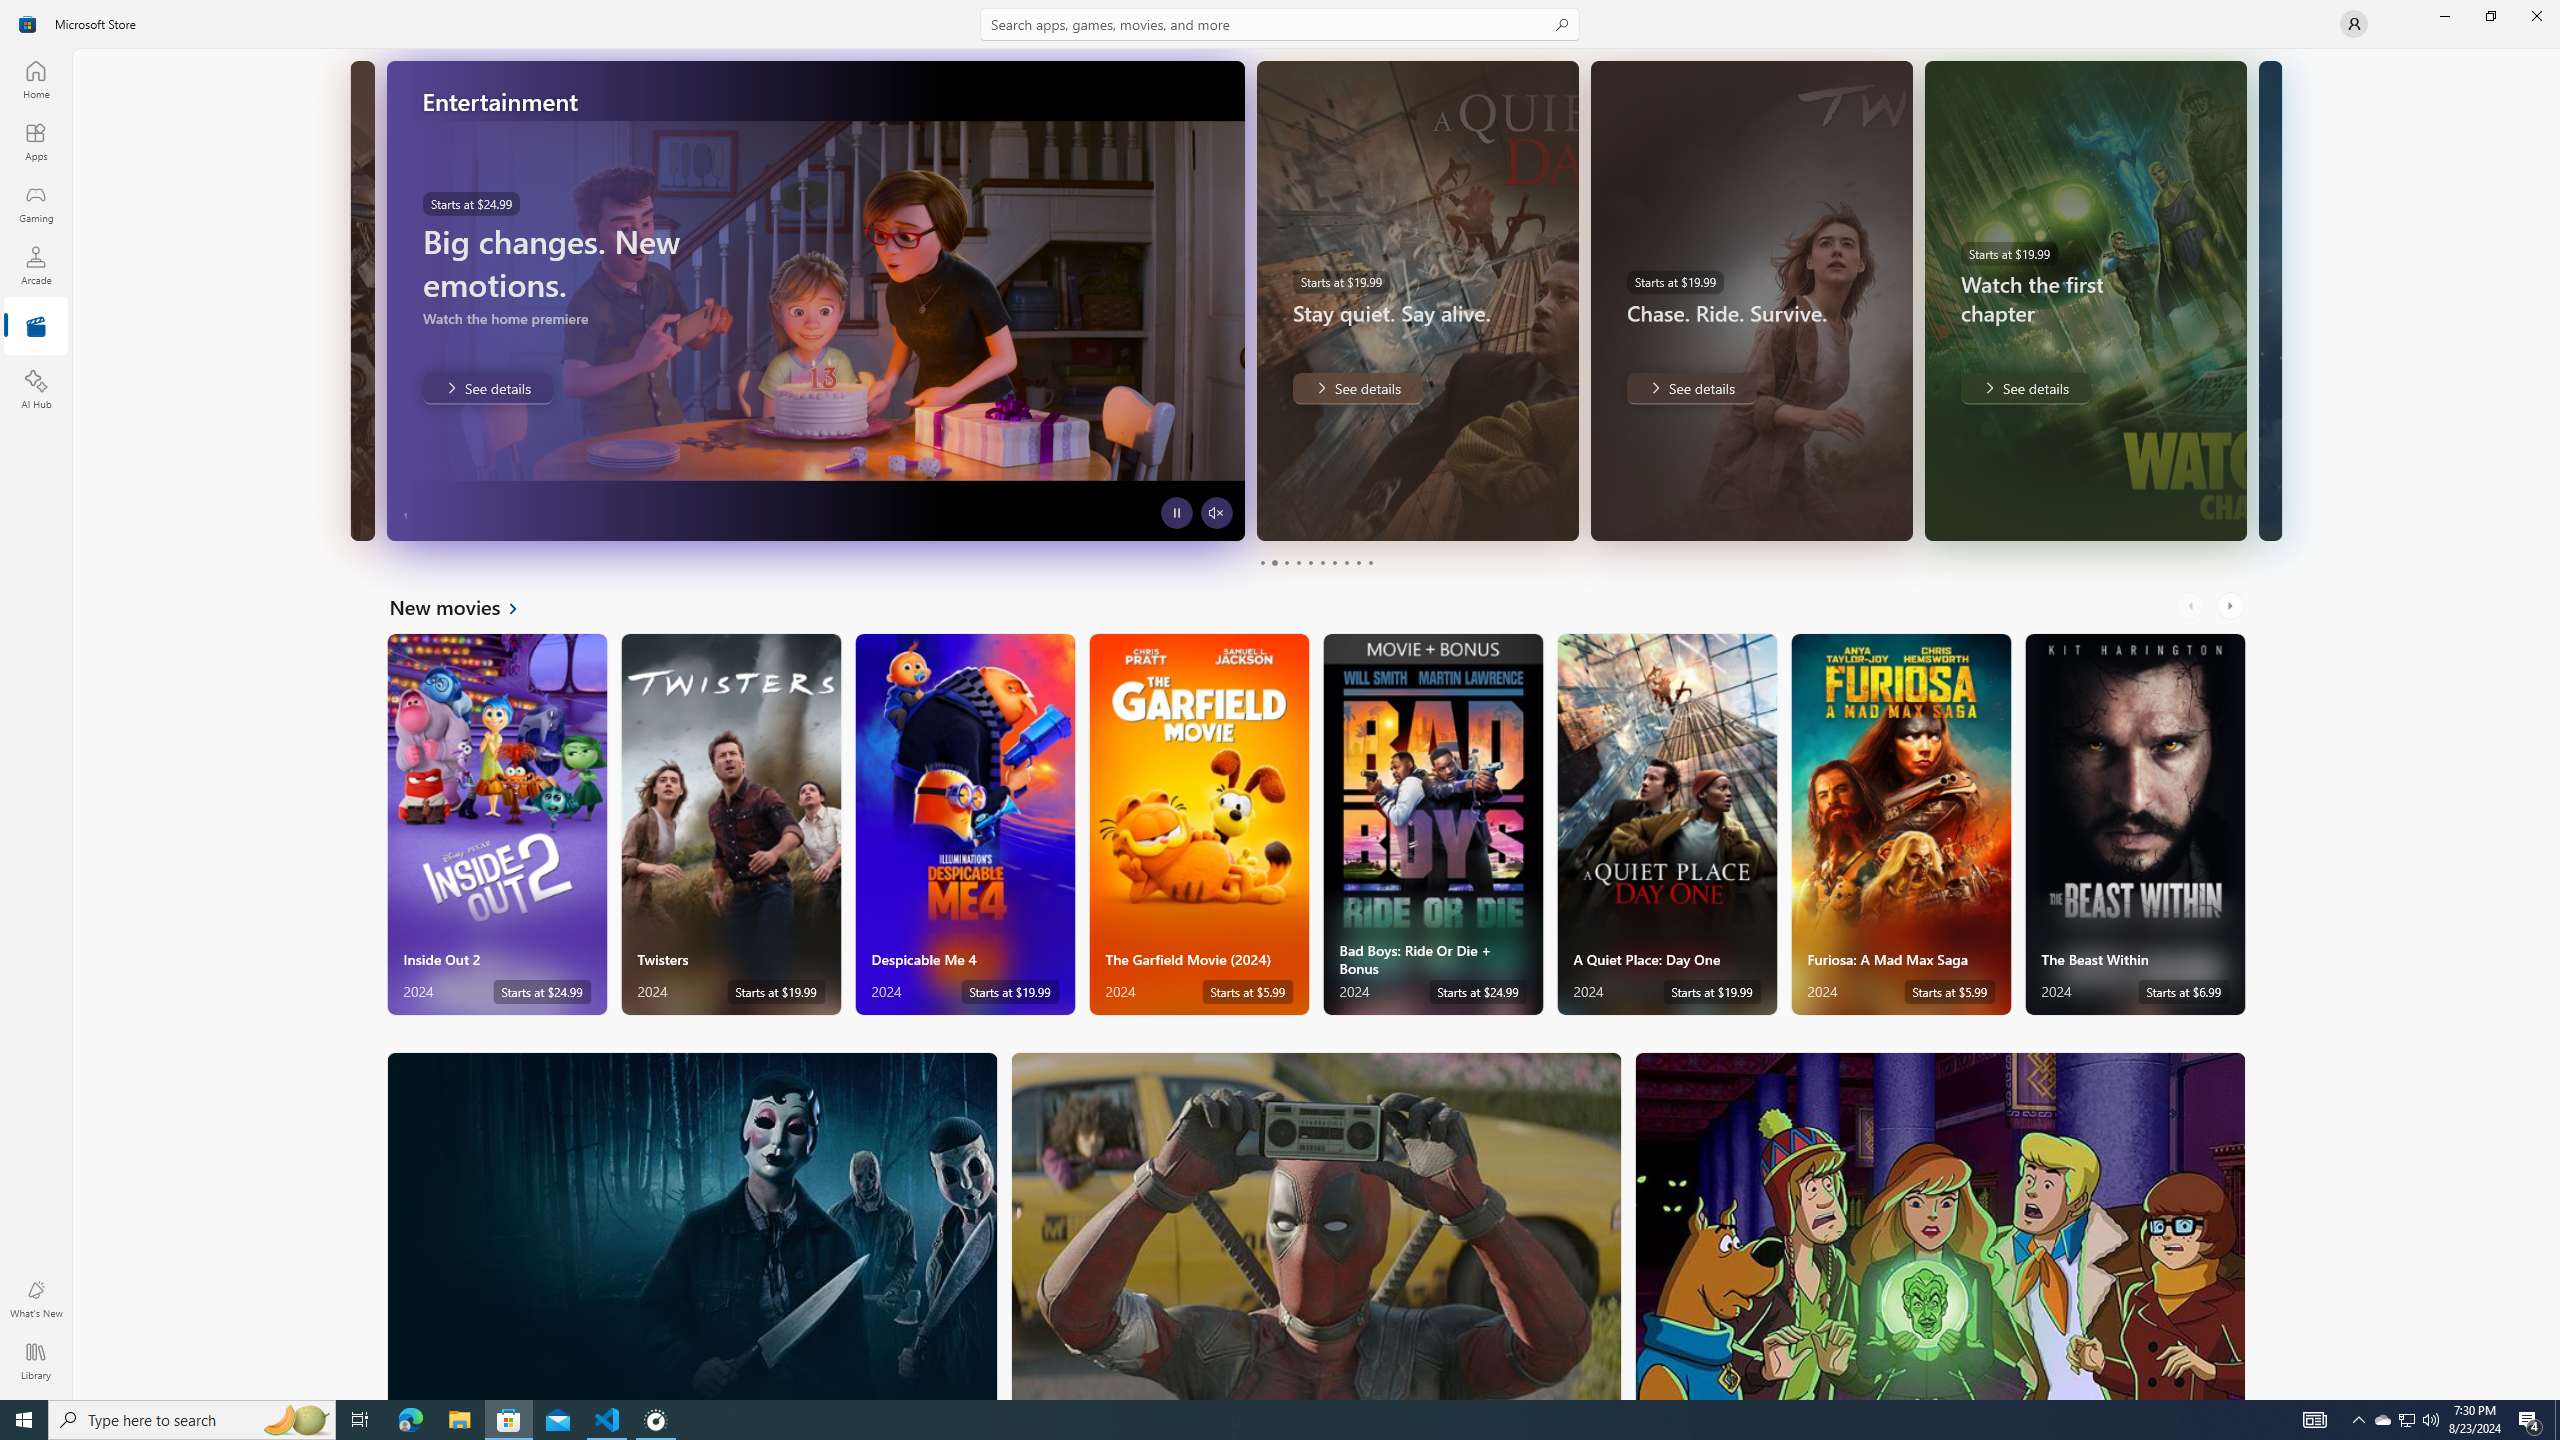  What do you see at coordinates (1357, 562) in the screenshot?
I see `'Page 9'` at bounding box center [1357, 562].